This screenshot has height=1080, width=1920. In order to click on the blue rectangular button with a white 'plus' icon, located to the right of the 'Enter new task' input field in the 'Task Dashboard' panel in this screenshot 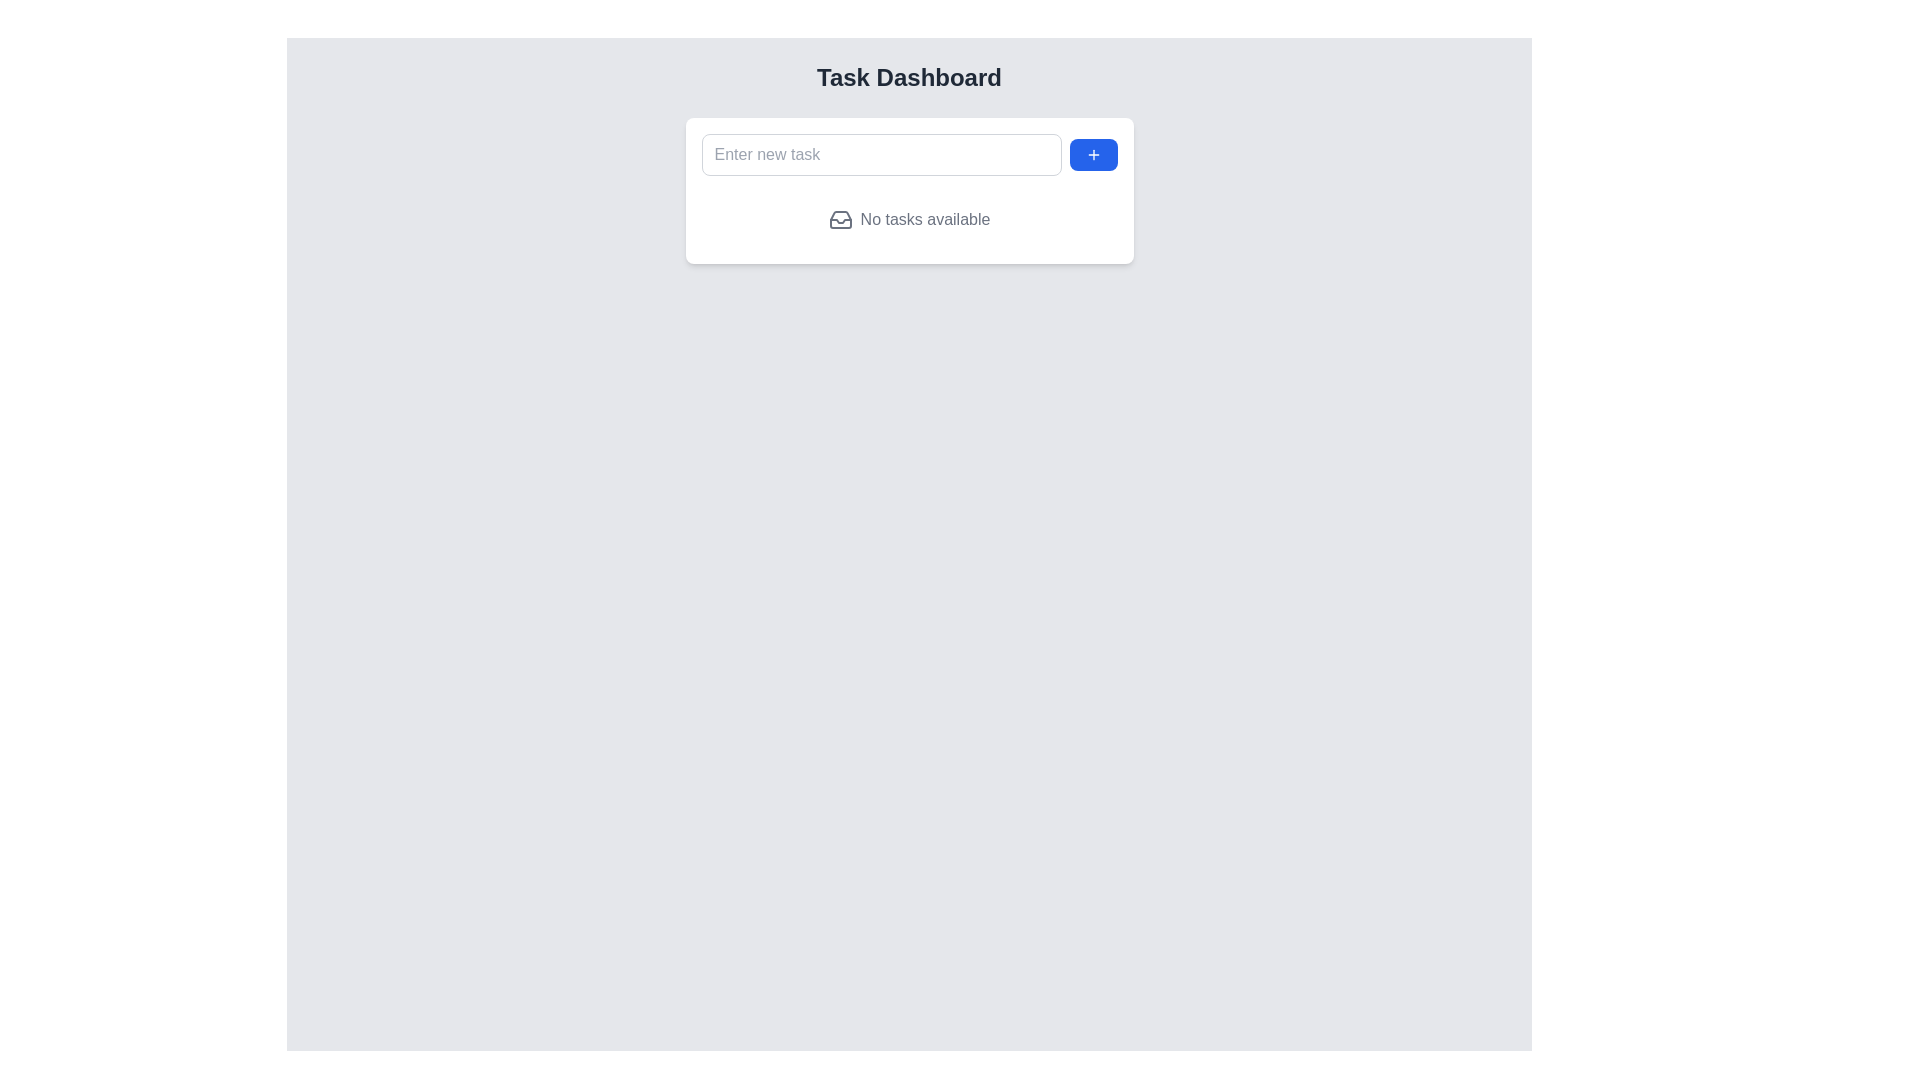, I will do `click(1092, 153)`.